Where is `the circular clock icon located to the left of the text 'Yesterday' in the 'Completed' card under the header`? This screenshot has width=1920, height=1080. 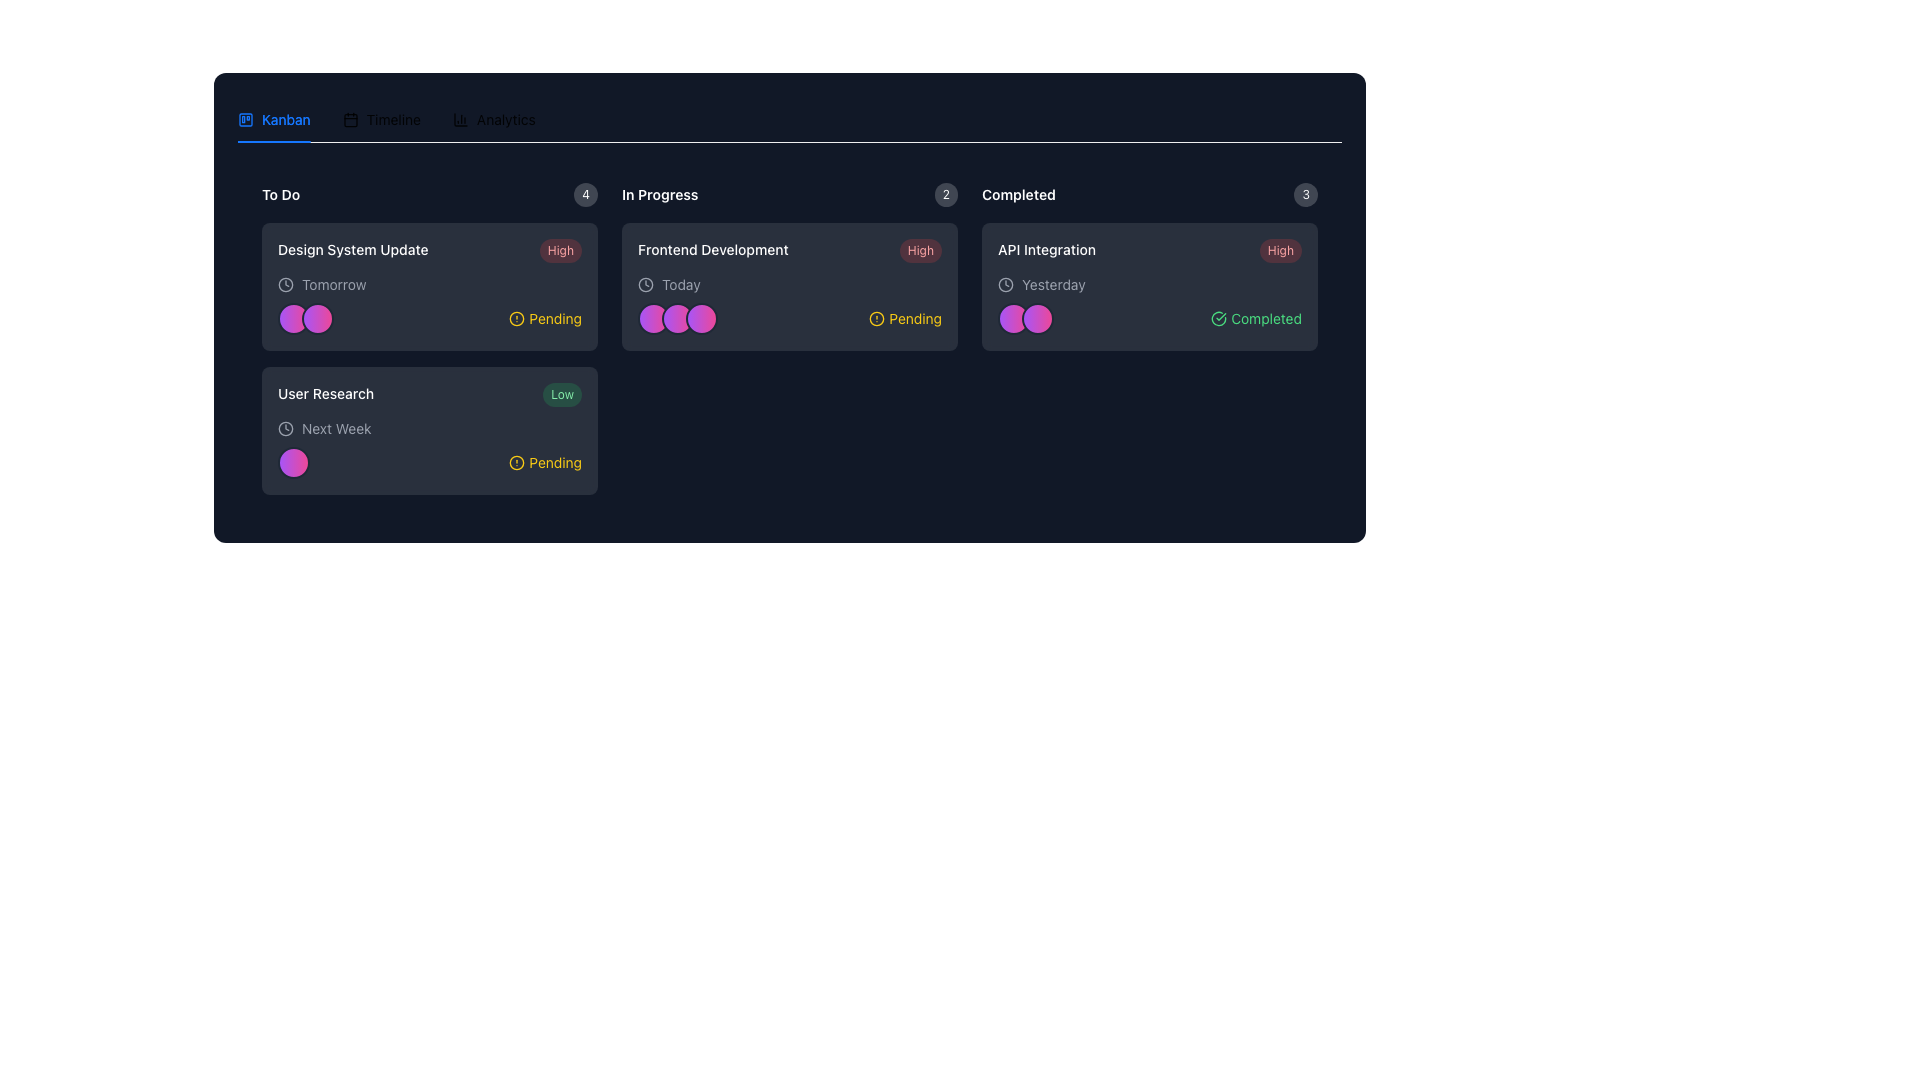 the circular clock icon located to the left of the text 'Yesterday' in the 'Completed' card under the header is located at coordinates (1006, 285).